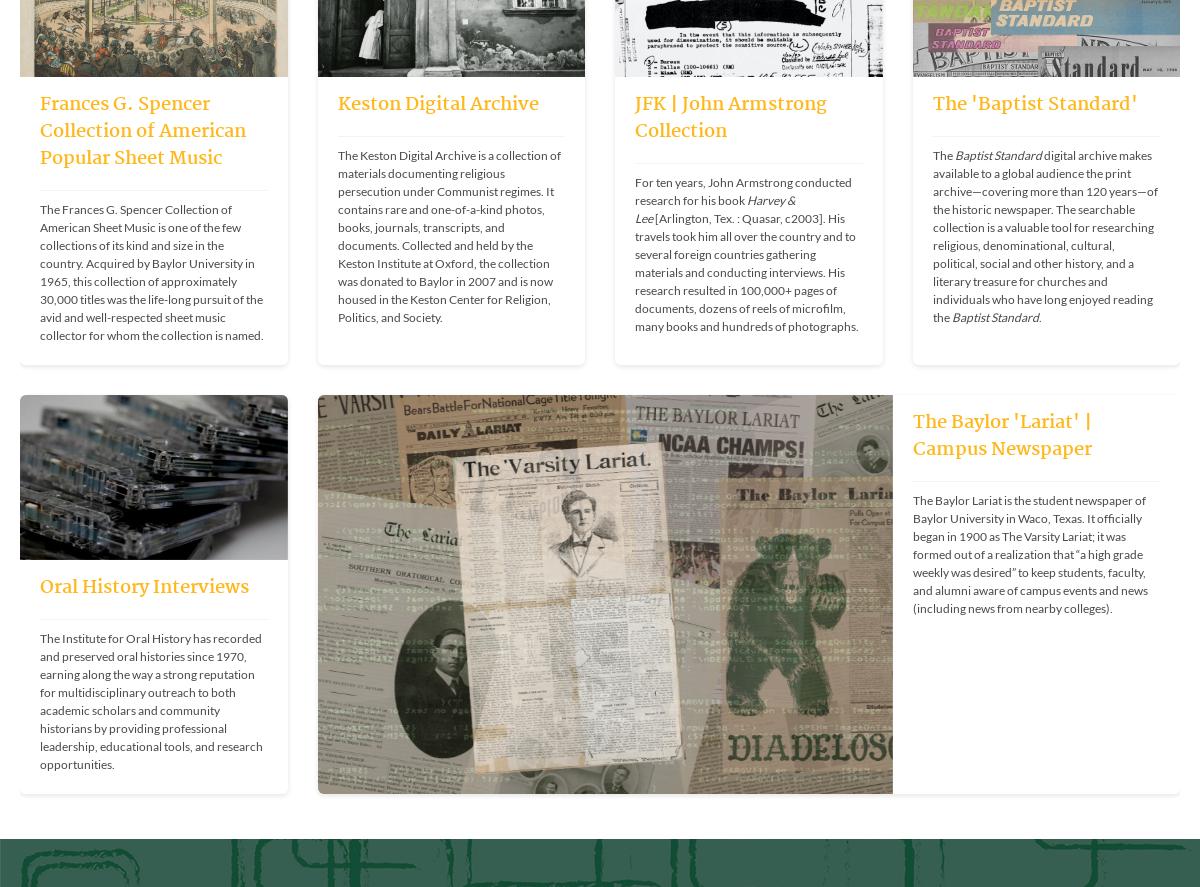 The height and width of the screenshot is (887, 1200). Describe the element at coordinates (143, 131) in the screenshot. I see `'Frances G. Spencer Collection of American Popular Sheet Music'` at that location.